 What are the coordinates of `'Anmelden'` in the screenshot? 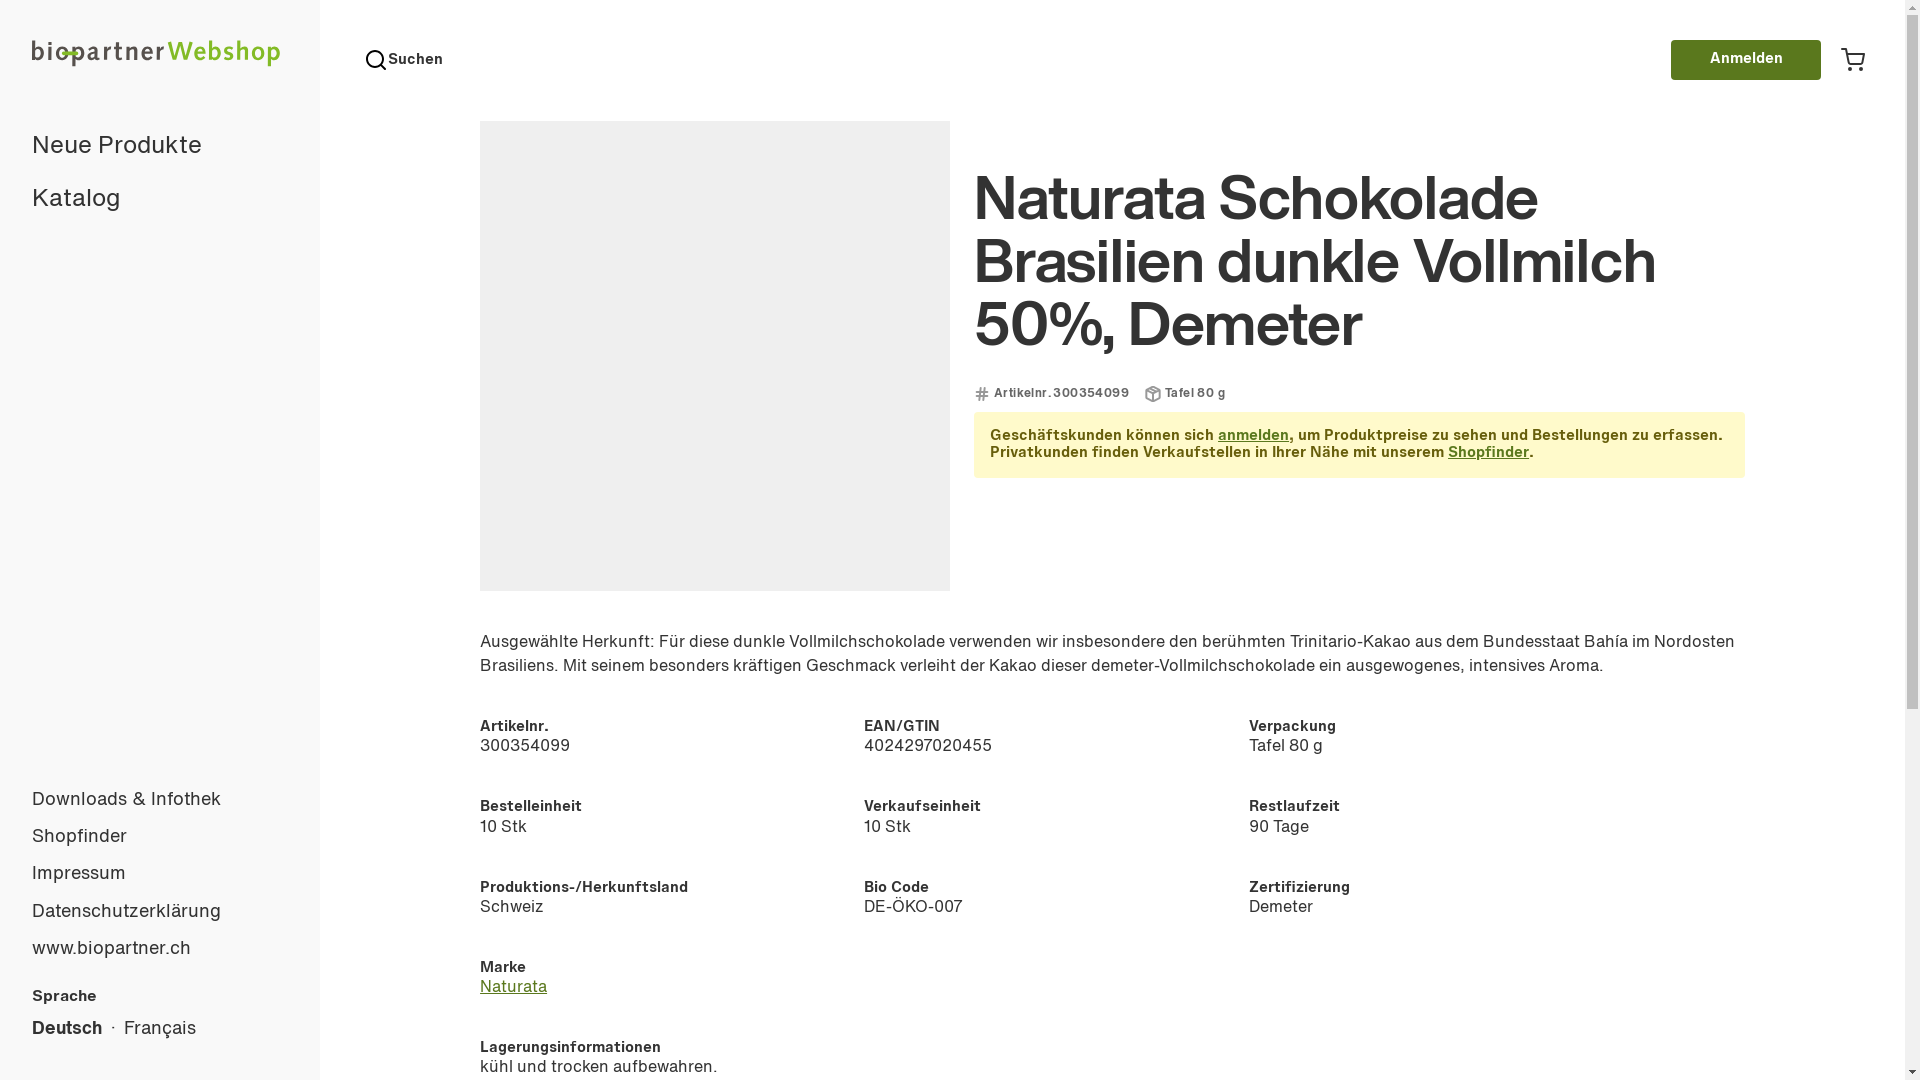 It's located at (1745, 59).